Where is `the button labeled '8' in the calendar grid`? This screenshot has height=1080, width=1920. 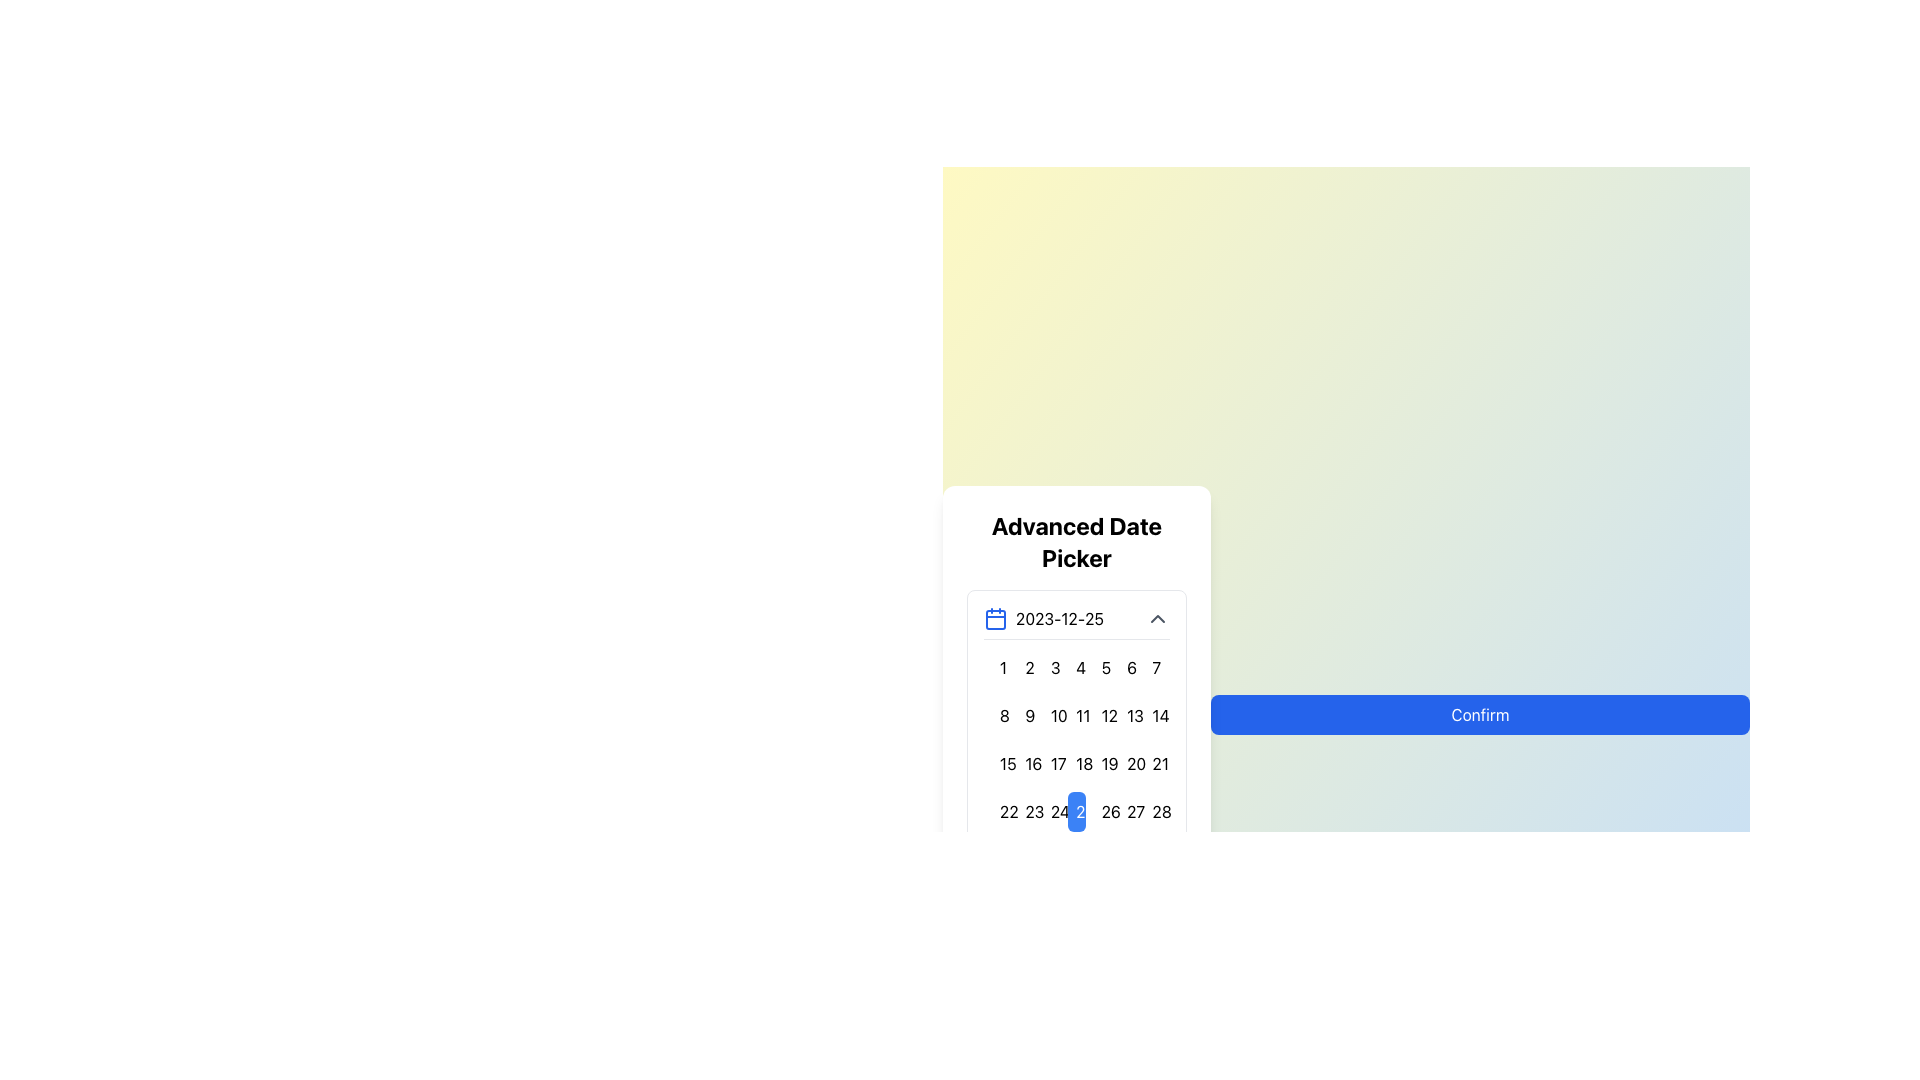
the button labeled '8' in the calendar grid is located at coordinates (1000, 714).